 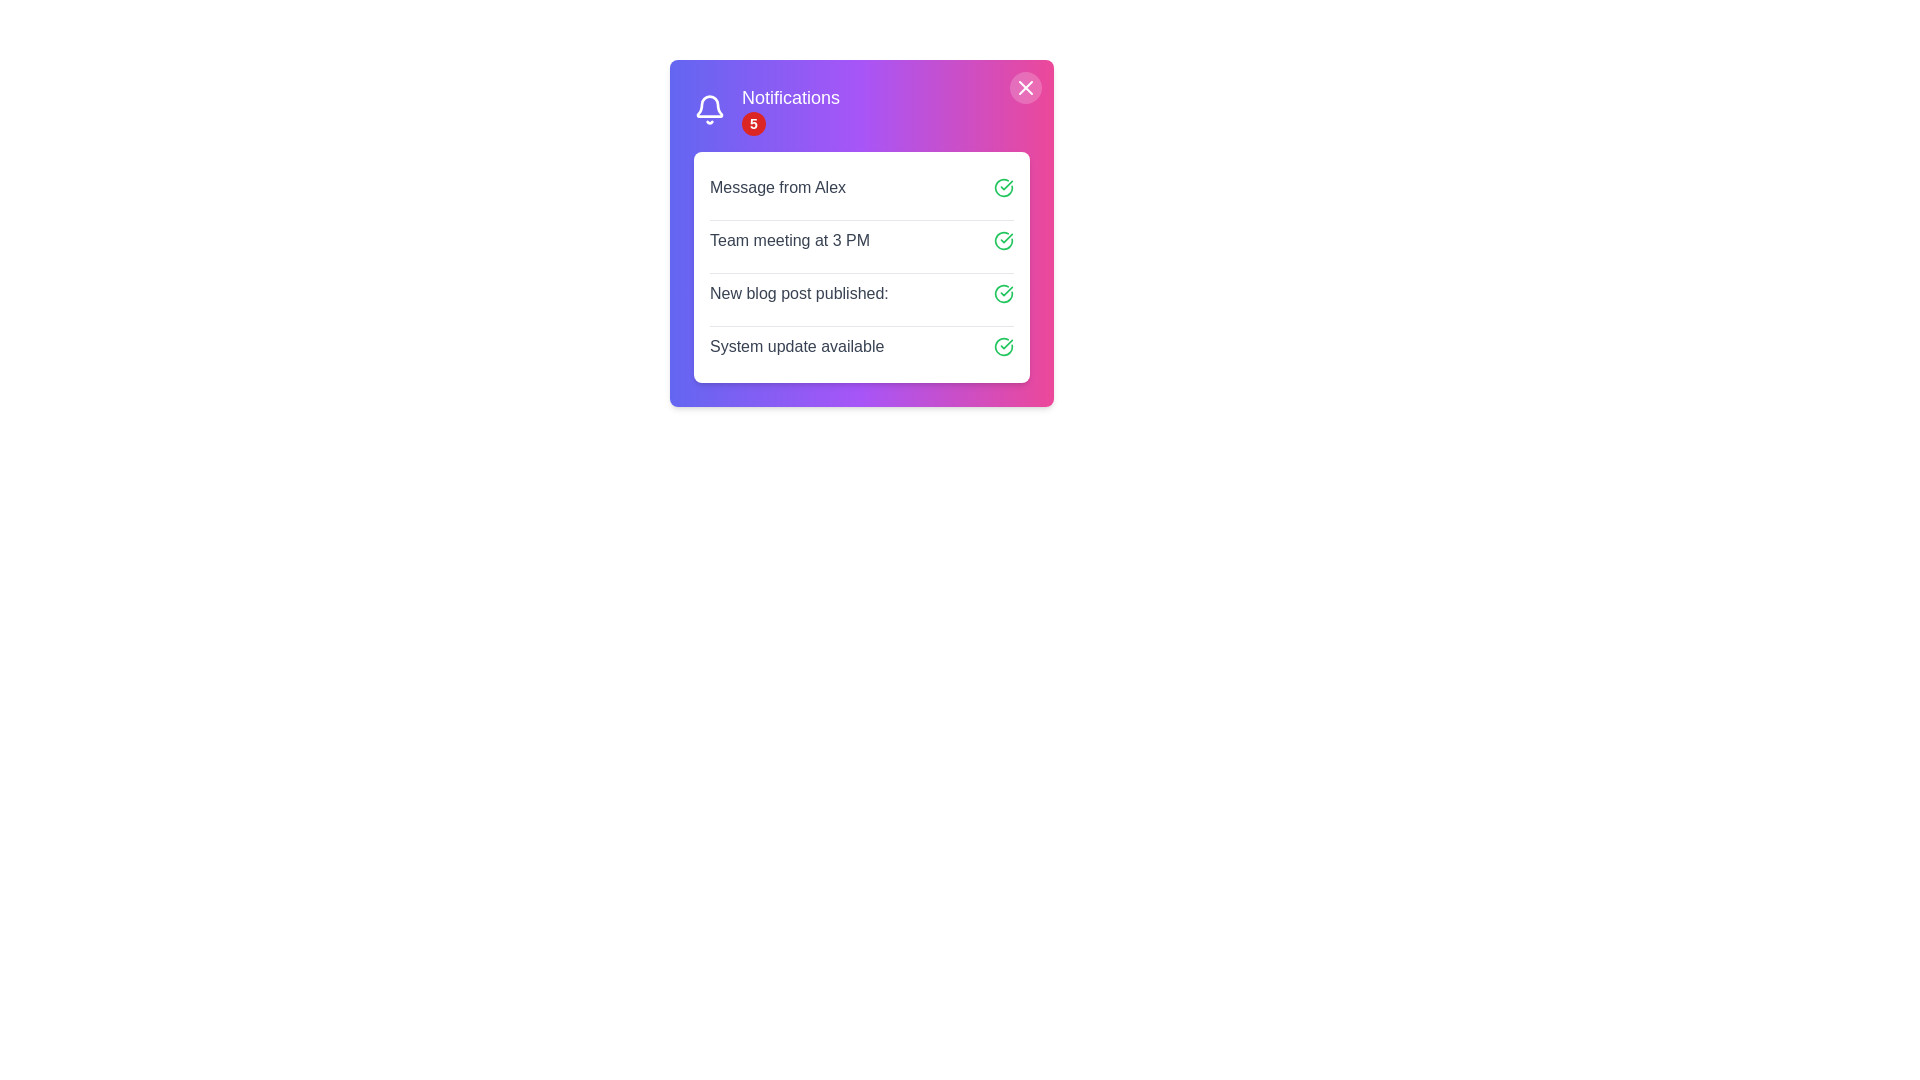 I want to click on the Text label that serves as a title or summary for a notification entry within the notification panel, so click(x=776, y=188).